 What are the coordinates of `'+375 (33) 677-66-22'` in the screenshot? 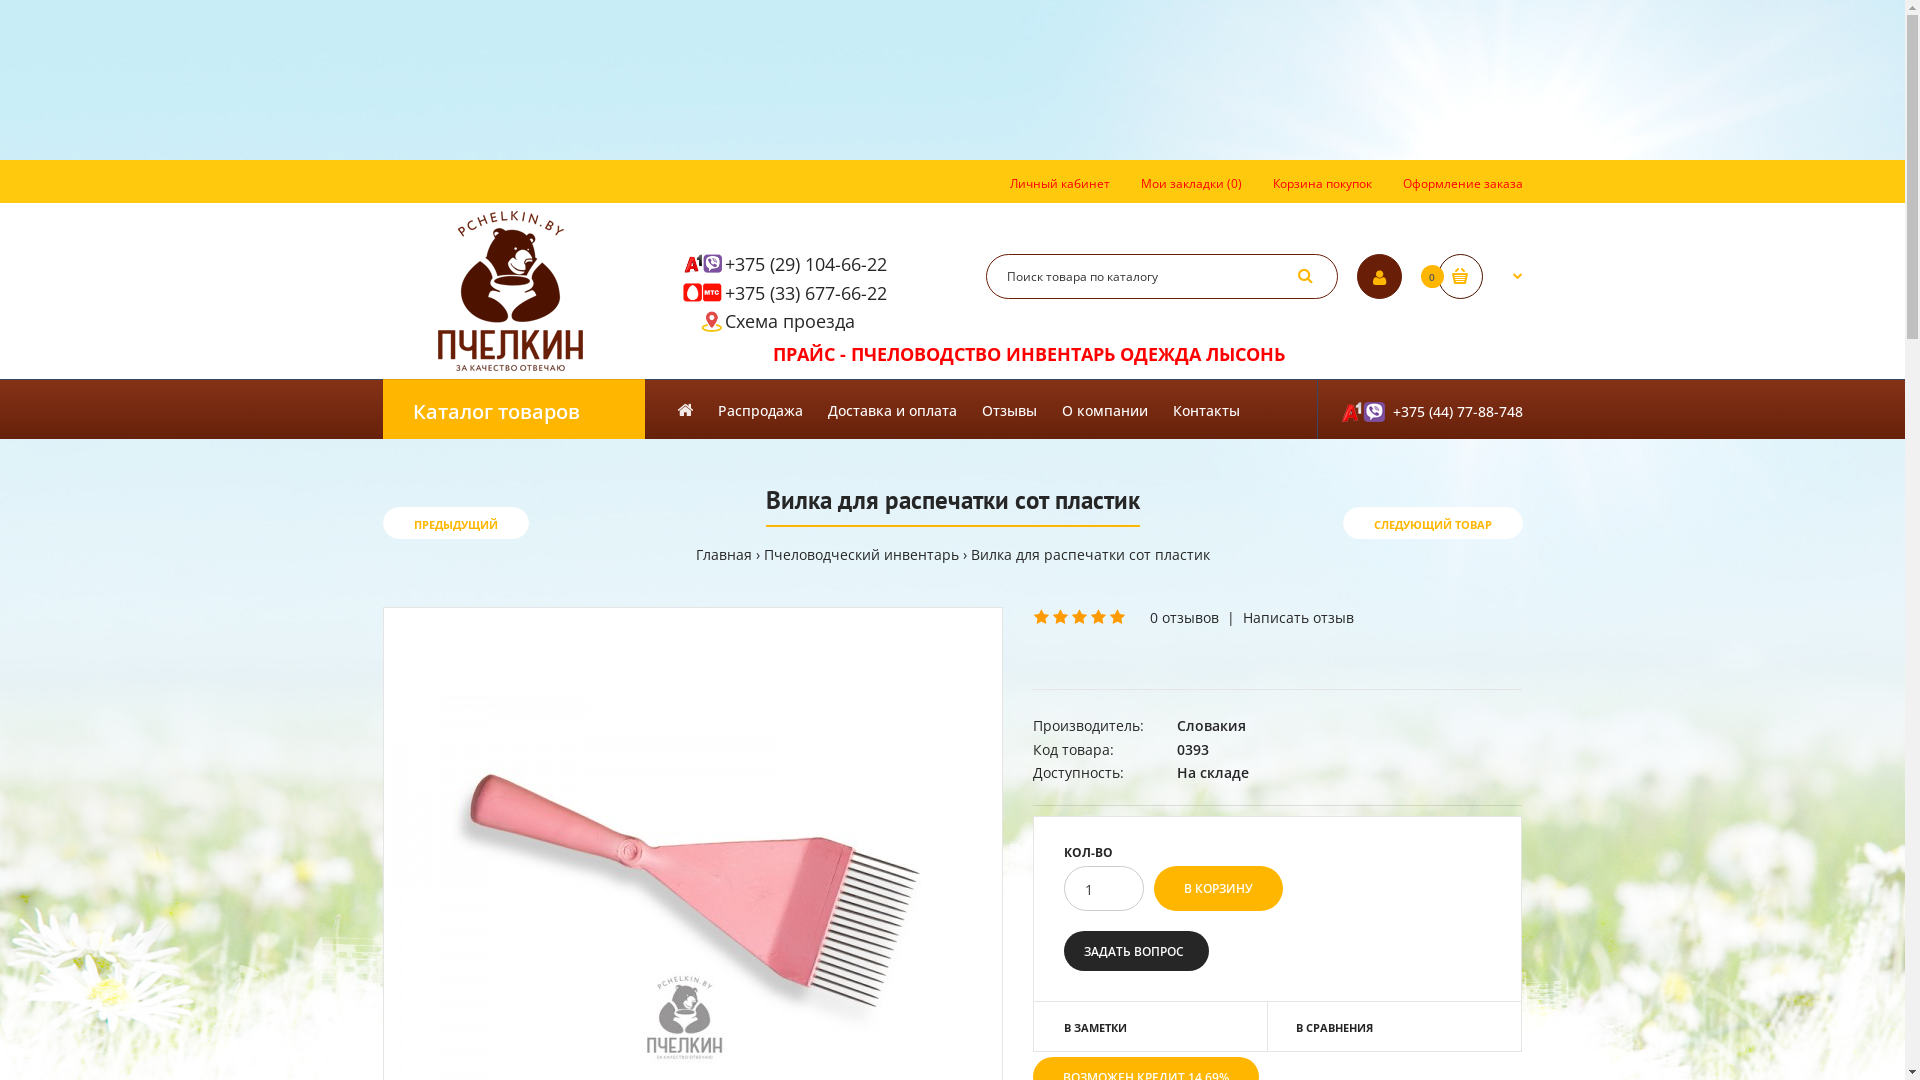 It's located at (805, 293).